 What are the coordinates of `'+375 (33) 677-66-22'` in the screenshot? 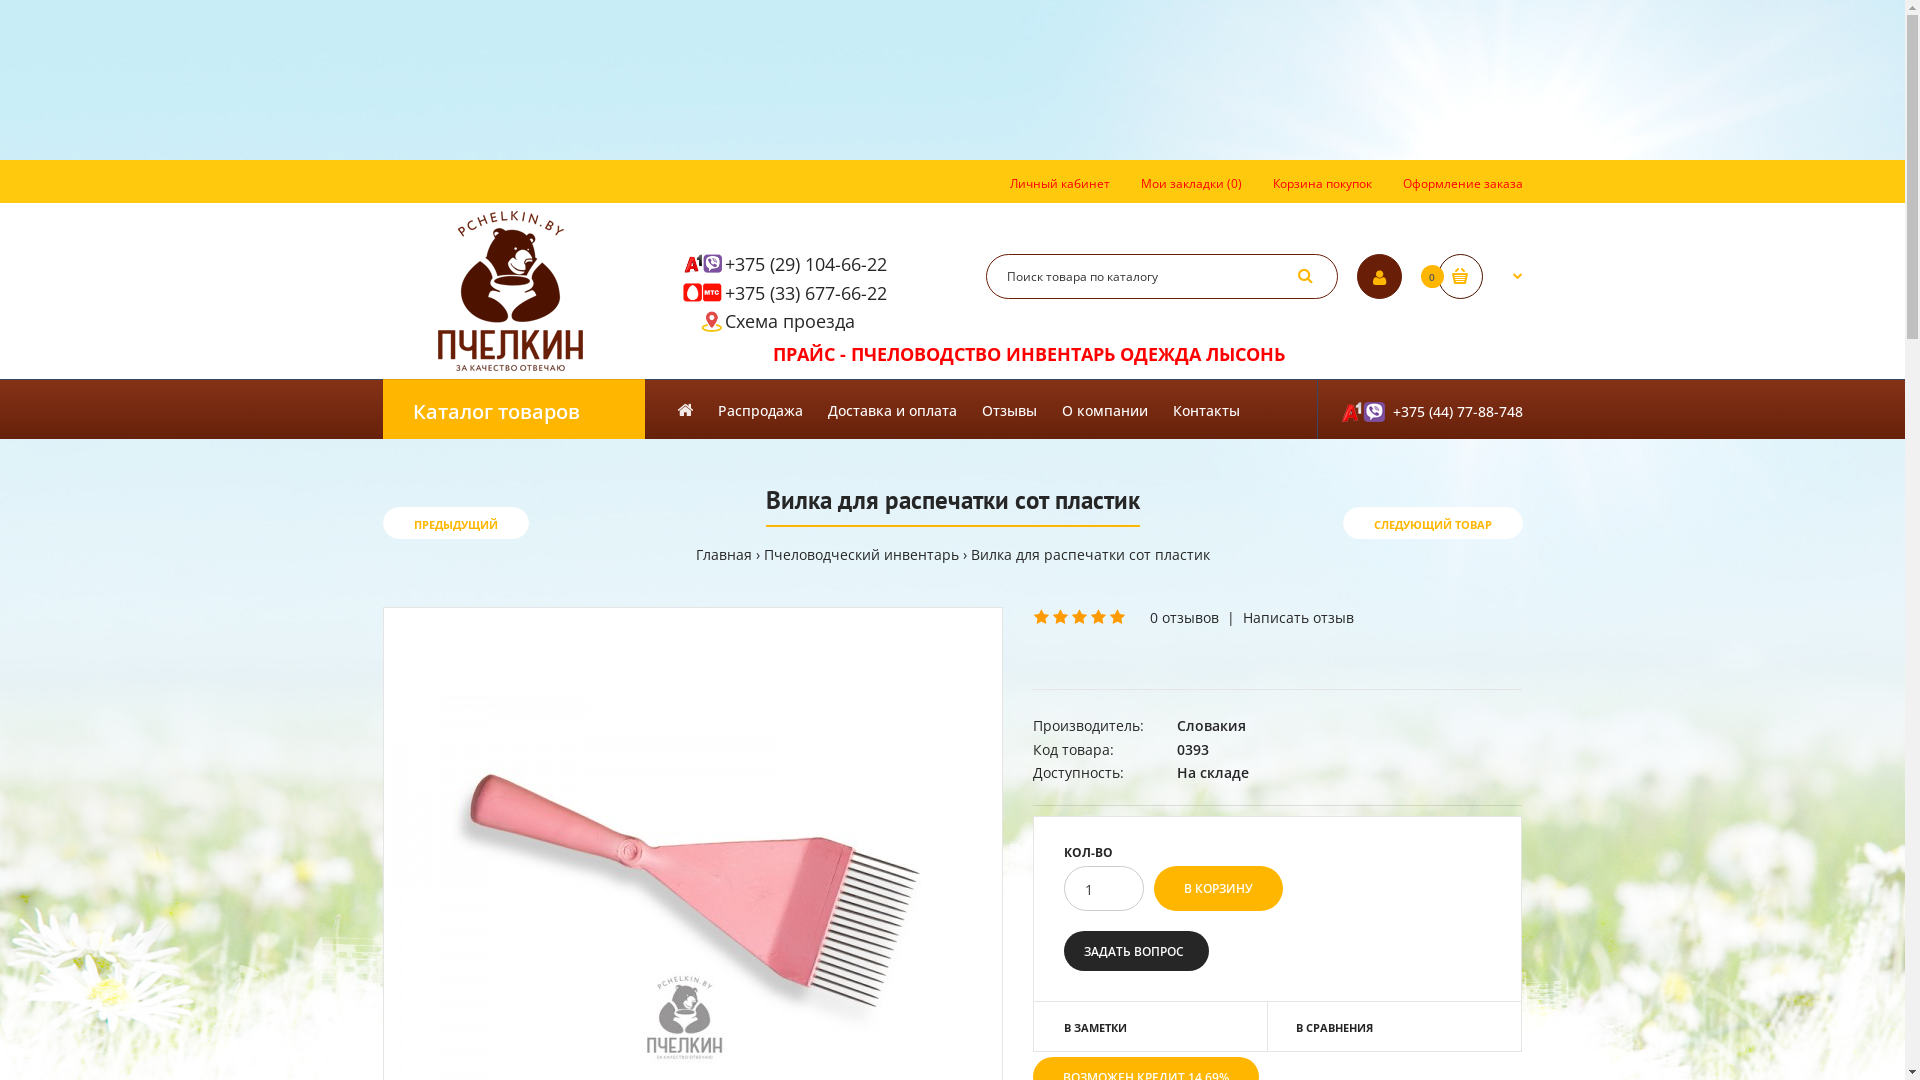 It's located at (805, 293).